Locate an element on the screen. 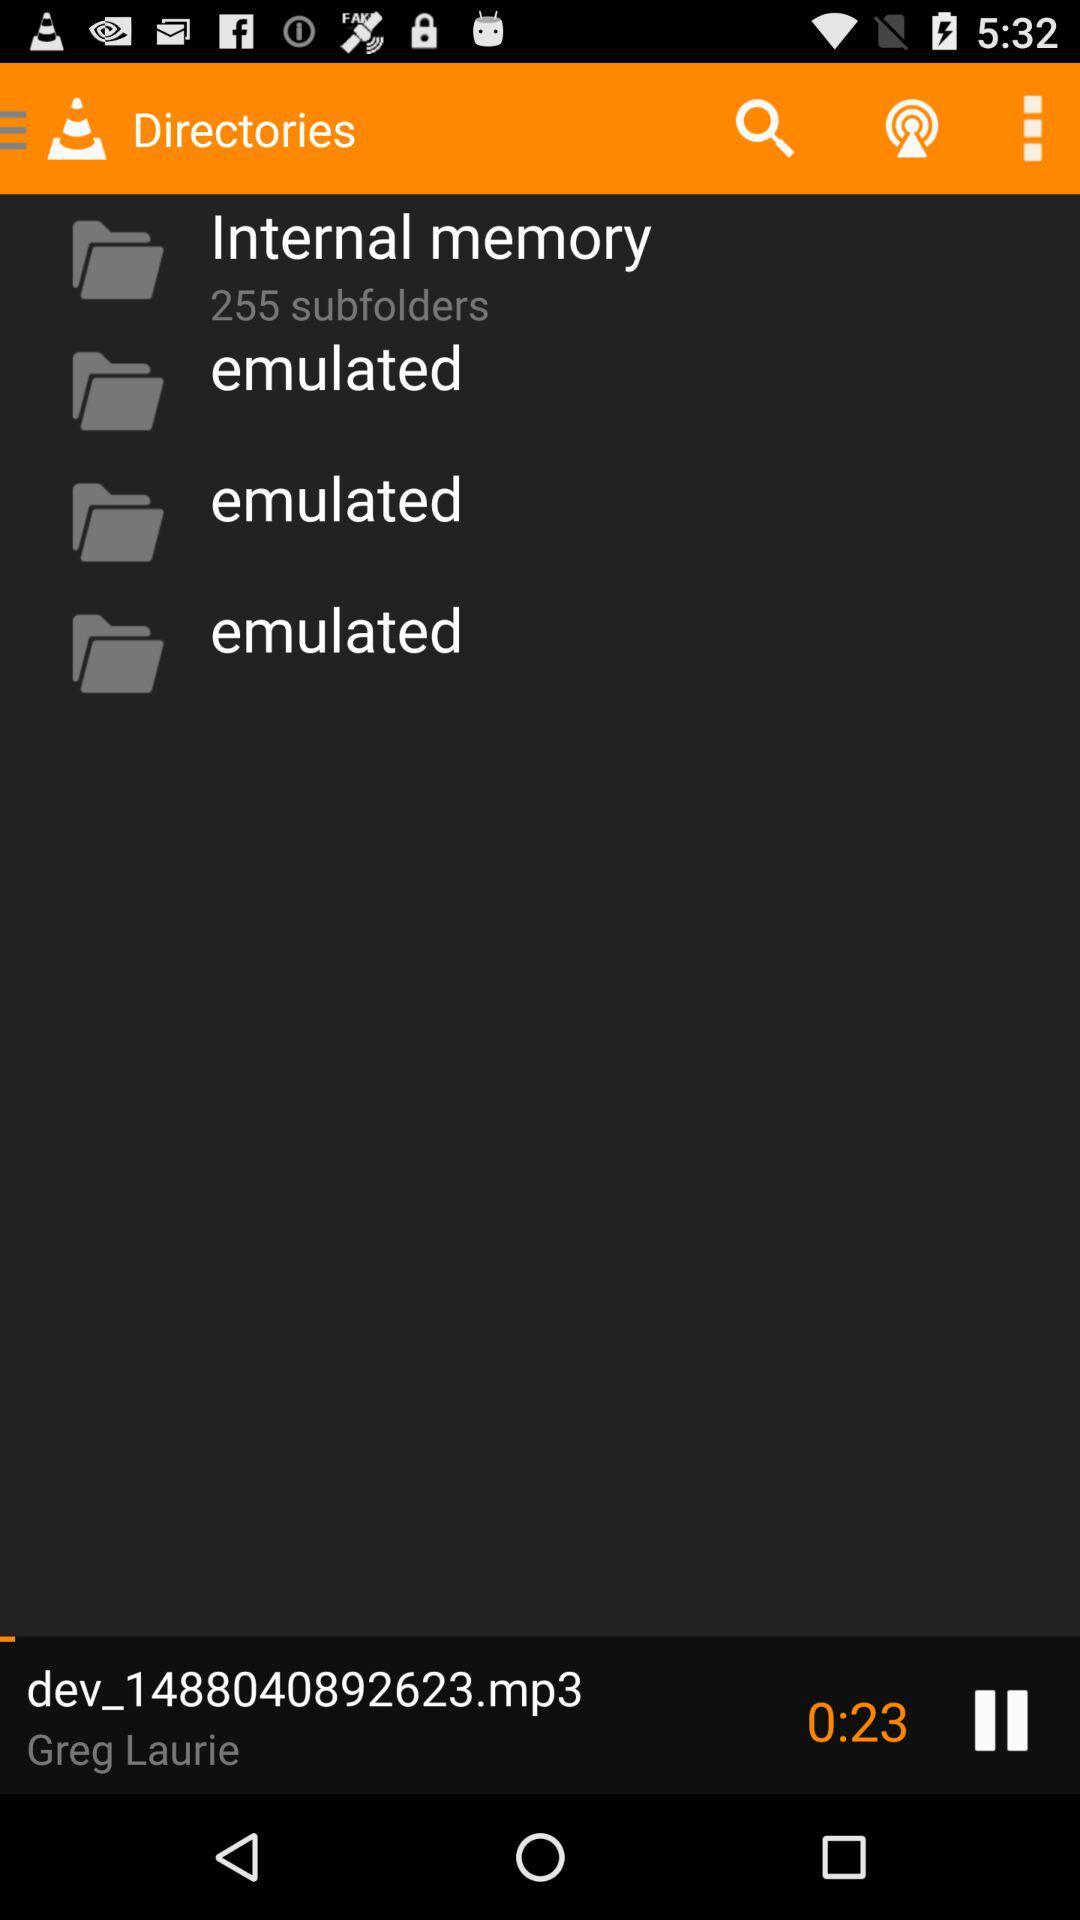 This screenshot has height=1920, width=1080. app to the right of the internal memory app is located at coordinates (764, 127).